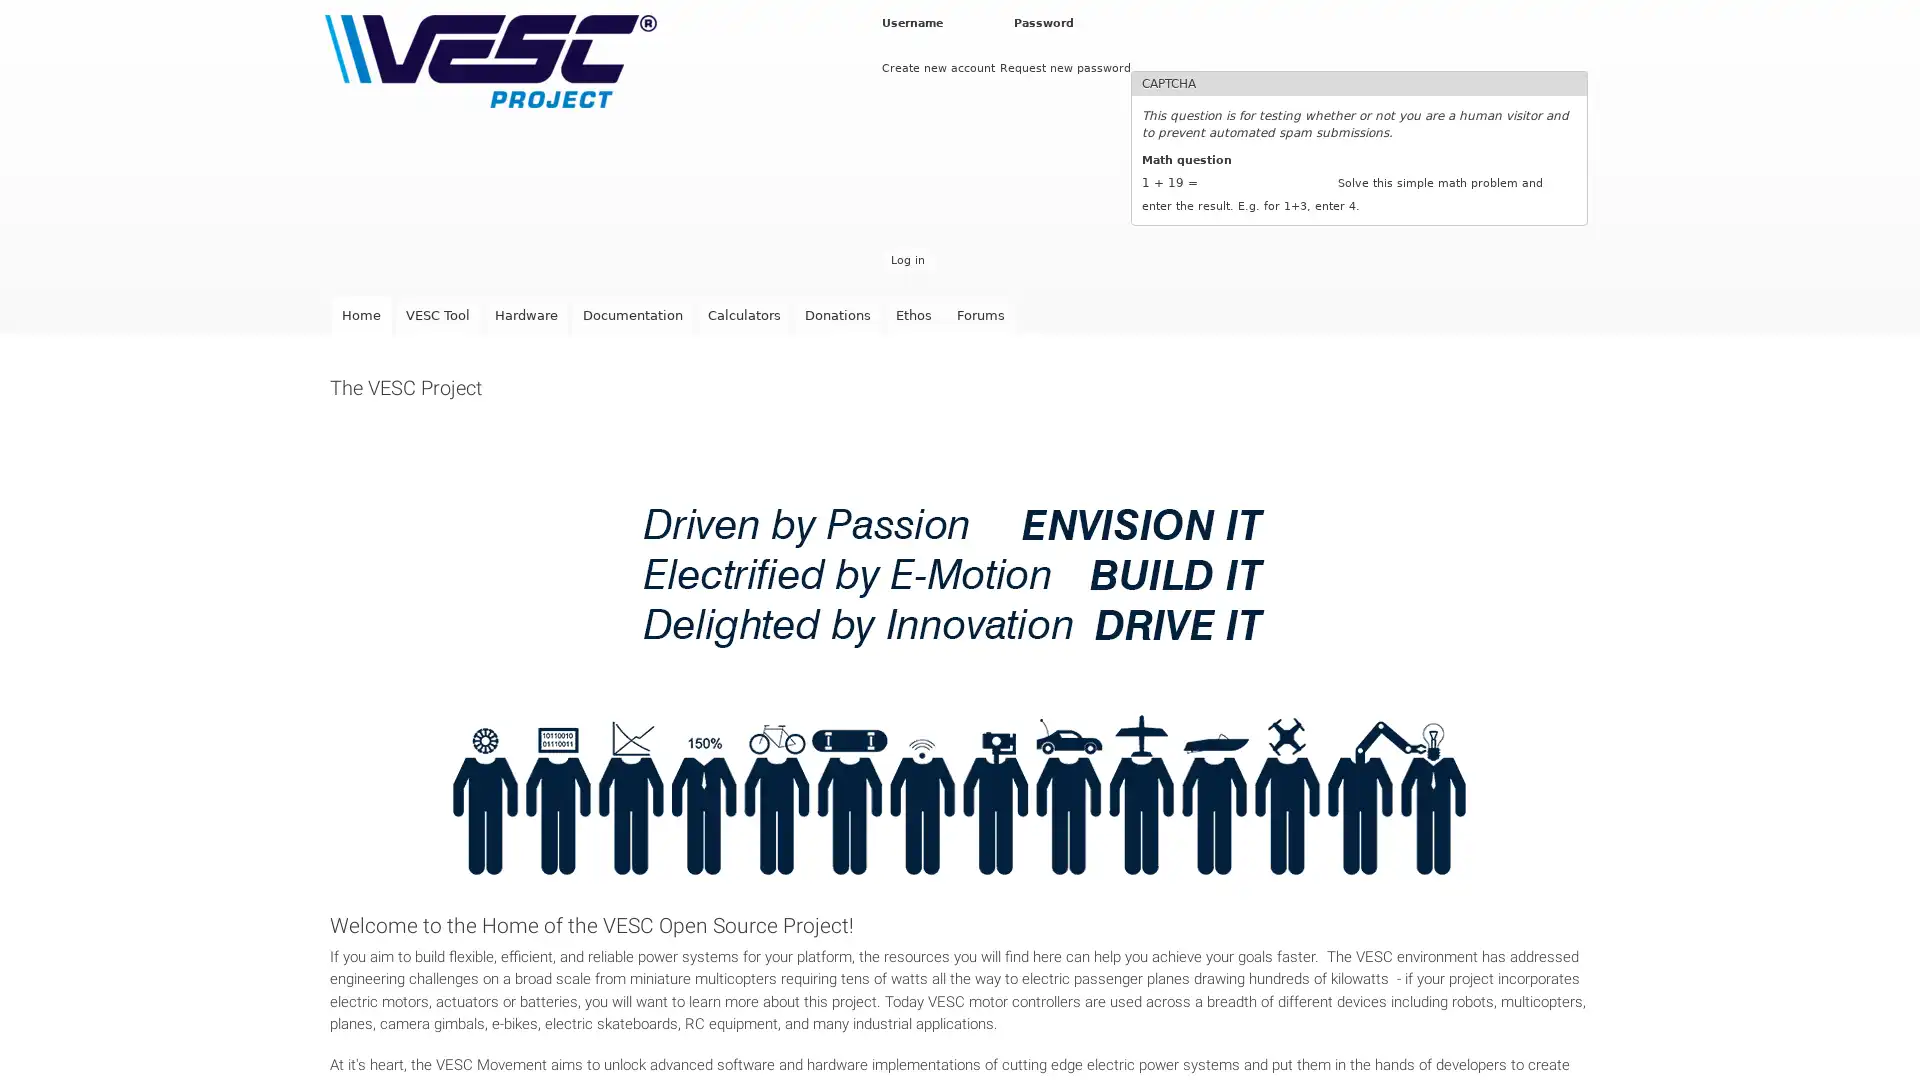  I want to click on Log in, so click(906, 259).